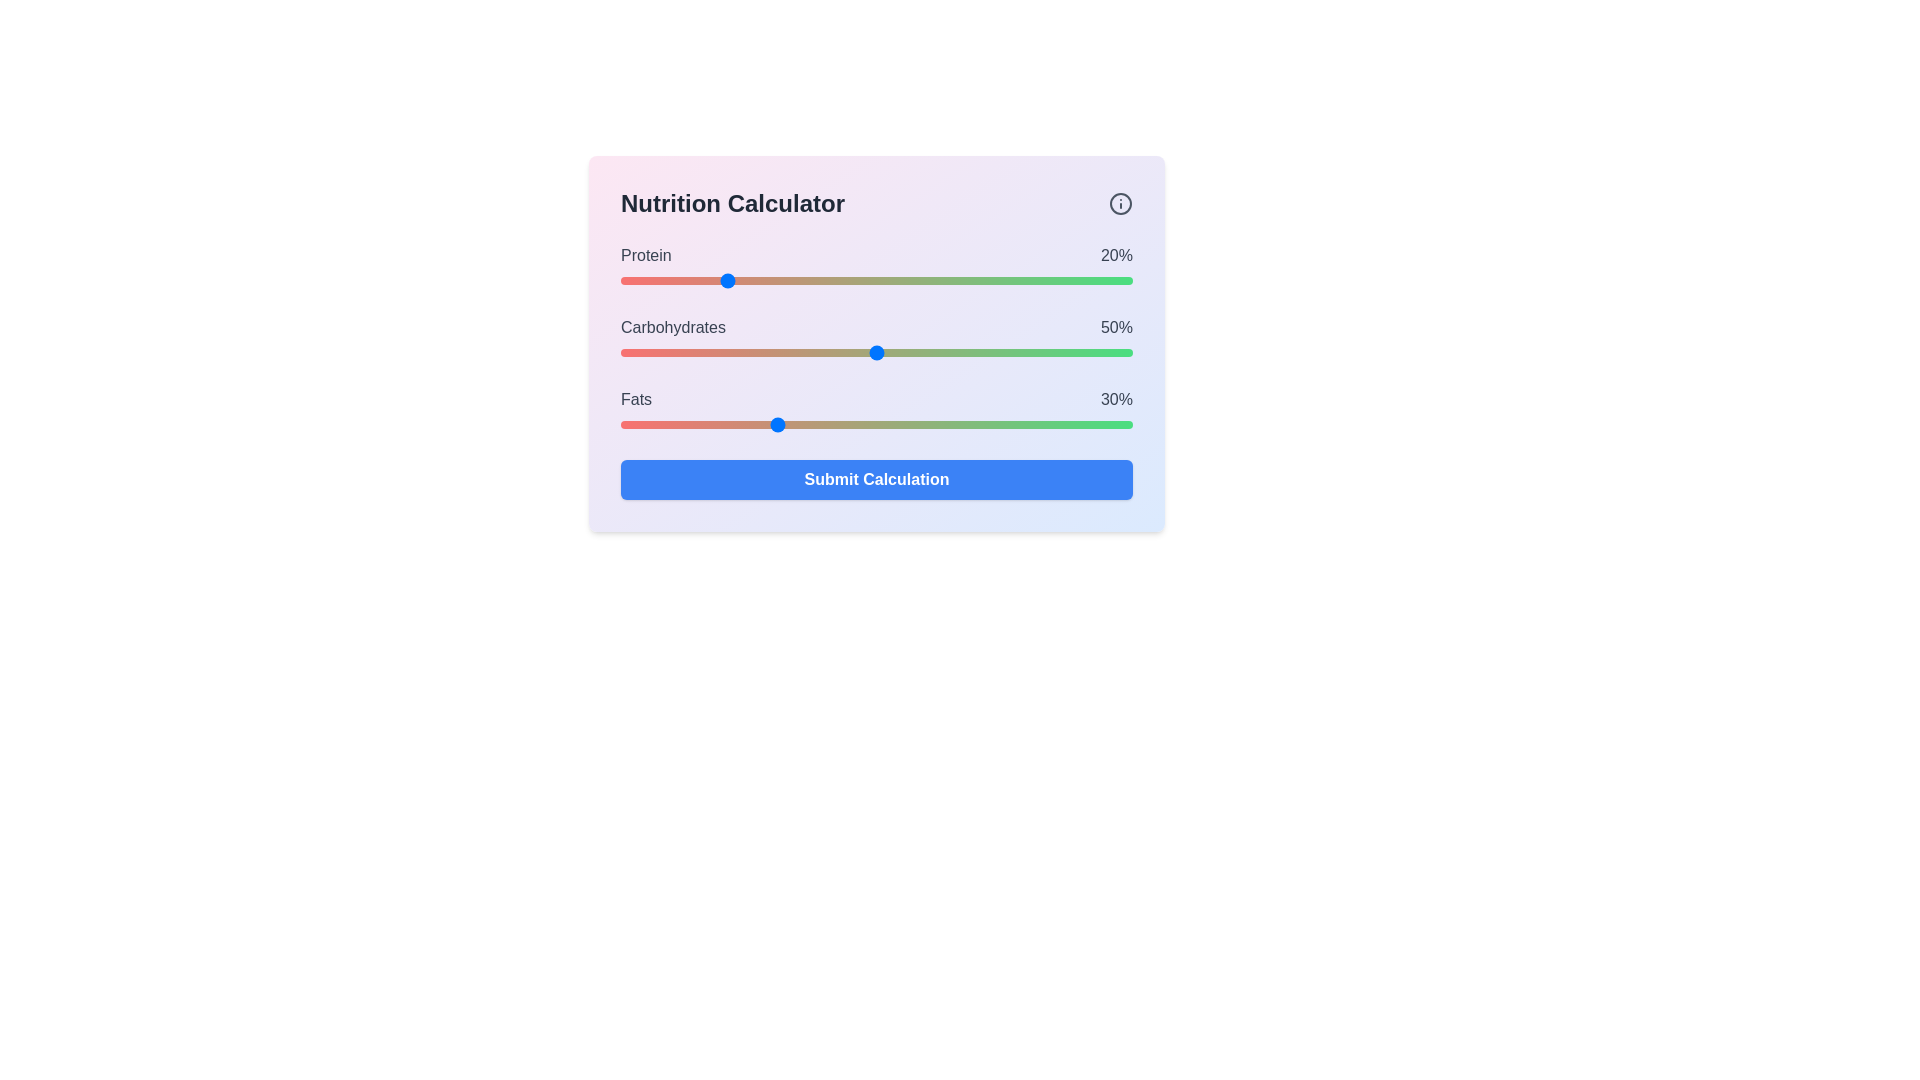  Describe the element at coordinates (877, 479) in the screenshot. I see `the 'Submit Calculation' button` at that location.